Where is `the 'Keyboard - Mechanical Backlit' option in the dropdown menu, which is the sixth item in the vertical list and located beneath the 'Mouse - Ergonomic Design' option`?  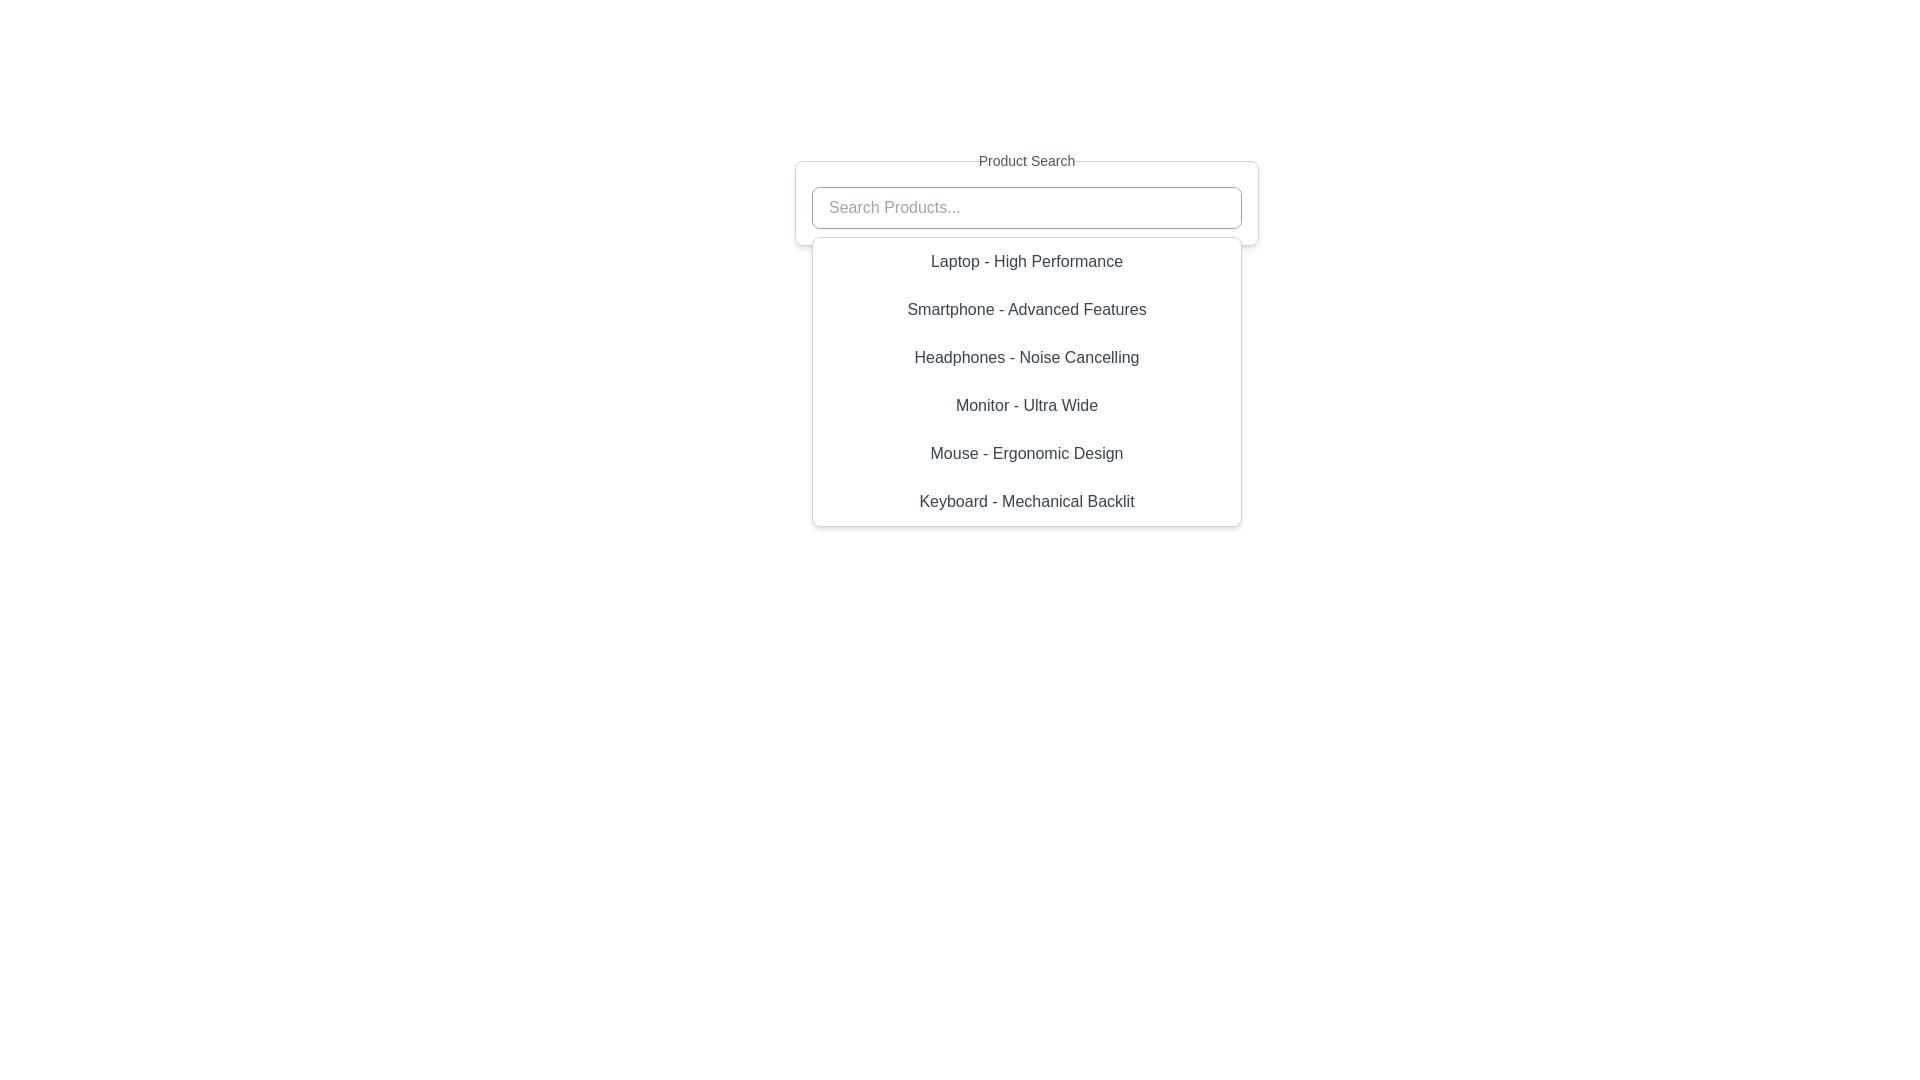 the 'Keyboard - Mechanical Backlit' option in the dropdown menu, which is the sixth item in the vertical list and located beneath the 'Mouse - Ergonomic Design' option is located at coordinates (1027, 500).